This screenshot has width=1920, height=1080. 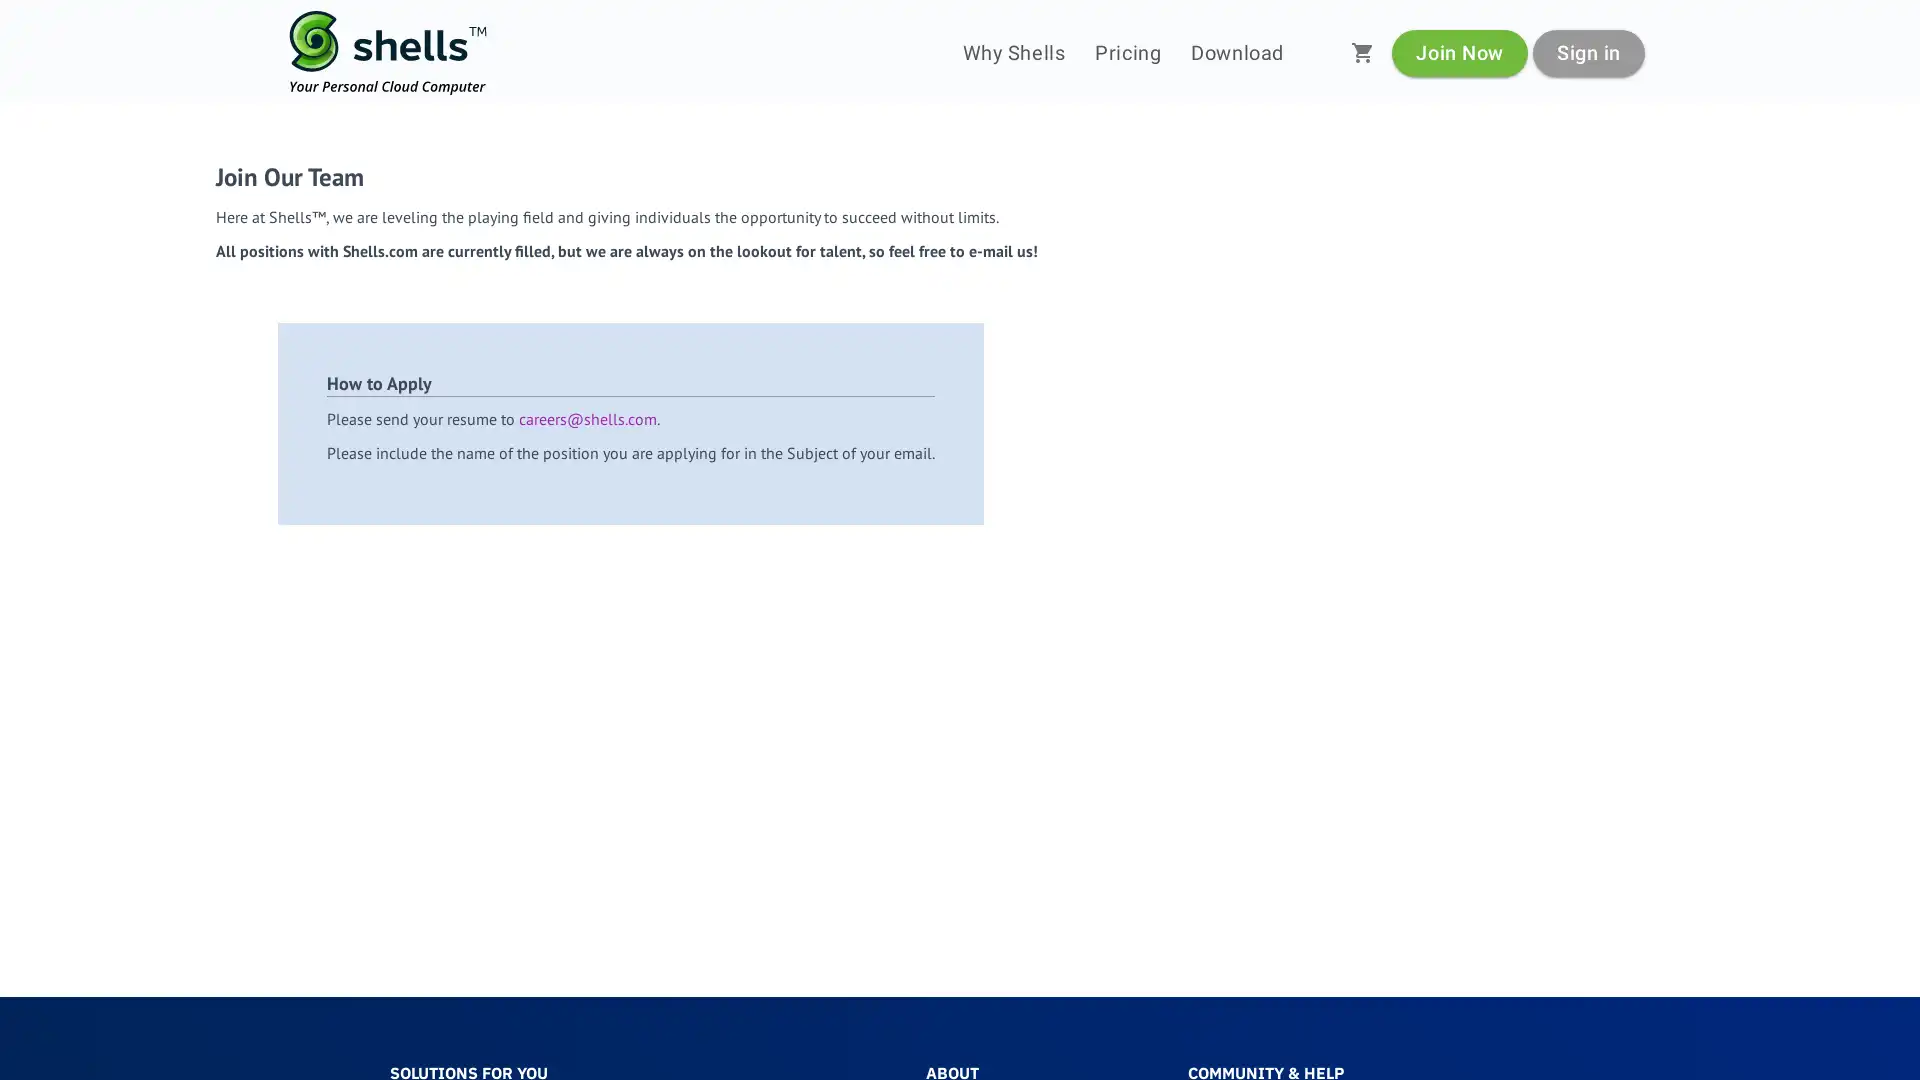 What do you see at coordinates (1362, 52) in the screenshot?
I see `cart` at bounding box center [1362, 52].